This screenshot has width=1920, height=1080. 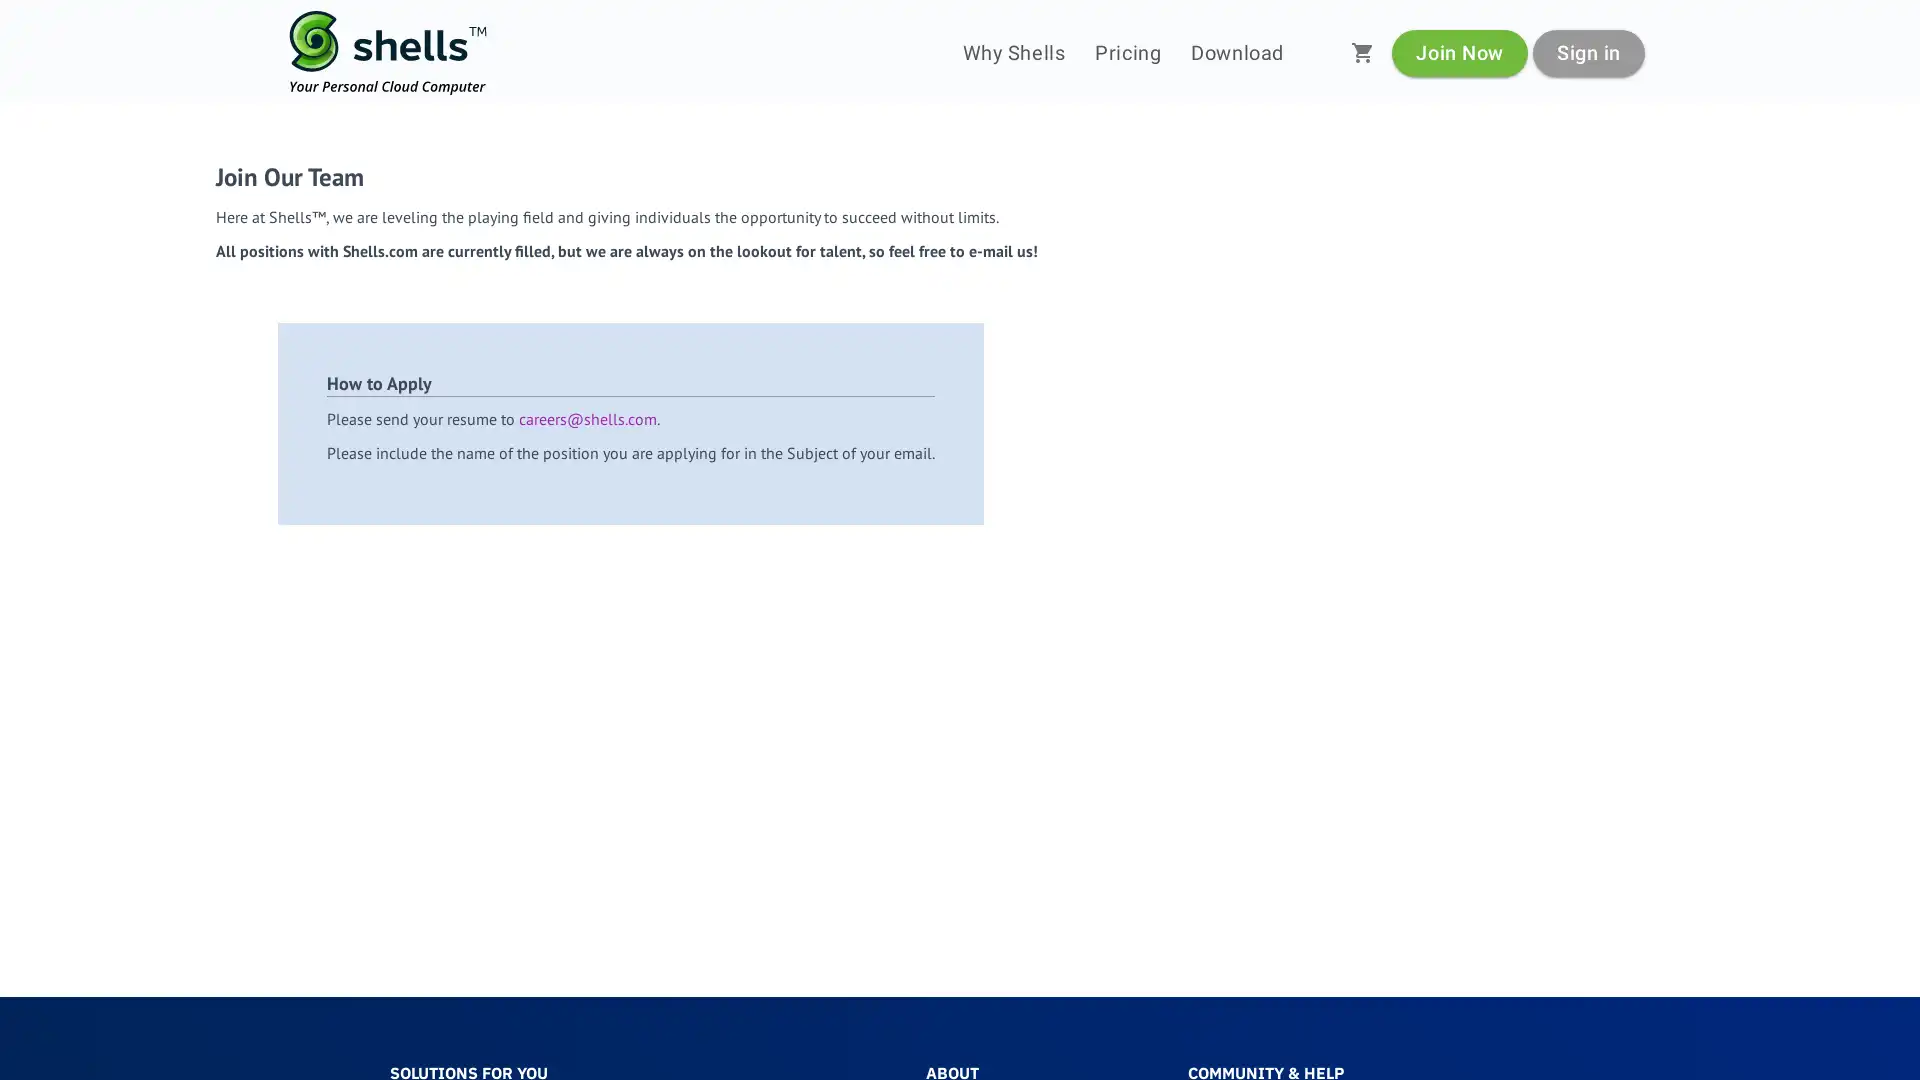 What do you see at coordinates (1362, 52) in the screenshot?
I see `cart` at bounding box center [1362, 52].